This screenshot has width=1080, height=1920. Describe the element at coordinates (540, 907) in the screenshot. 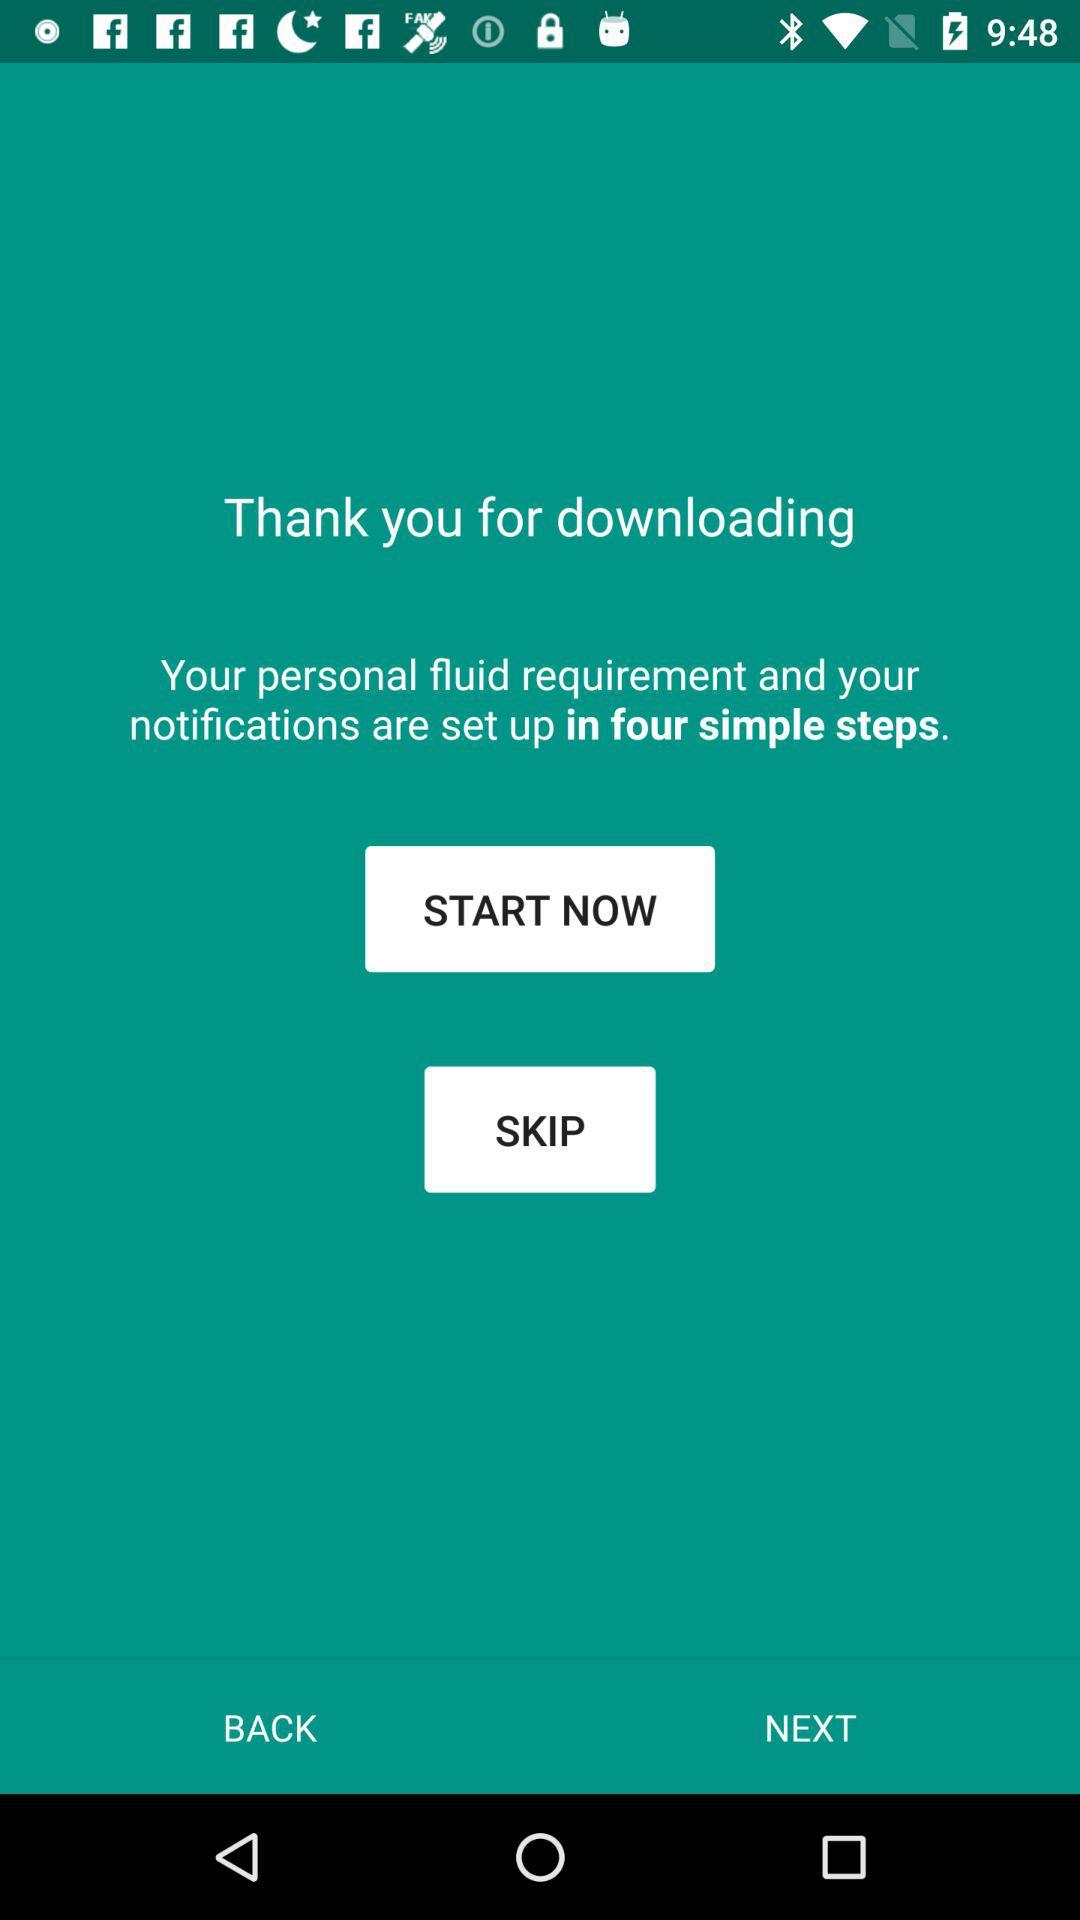

I see `icon above skip` at that location.